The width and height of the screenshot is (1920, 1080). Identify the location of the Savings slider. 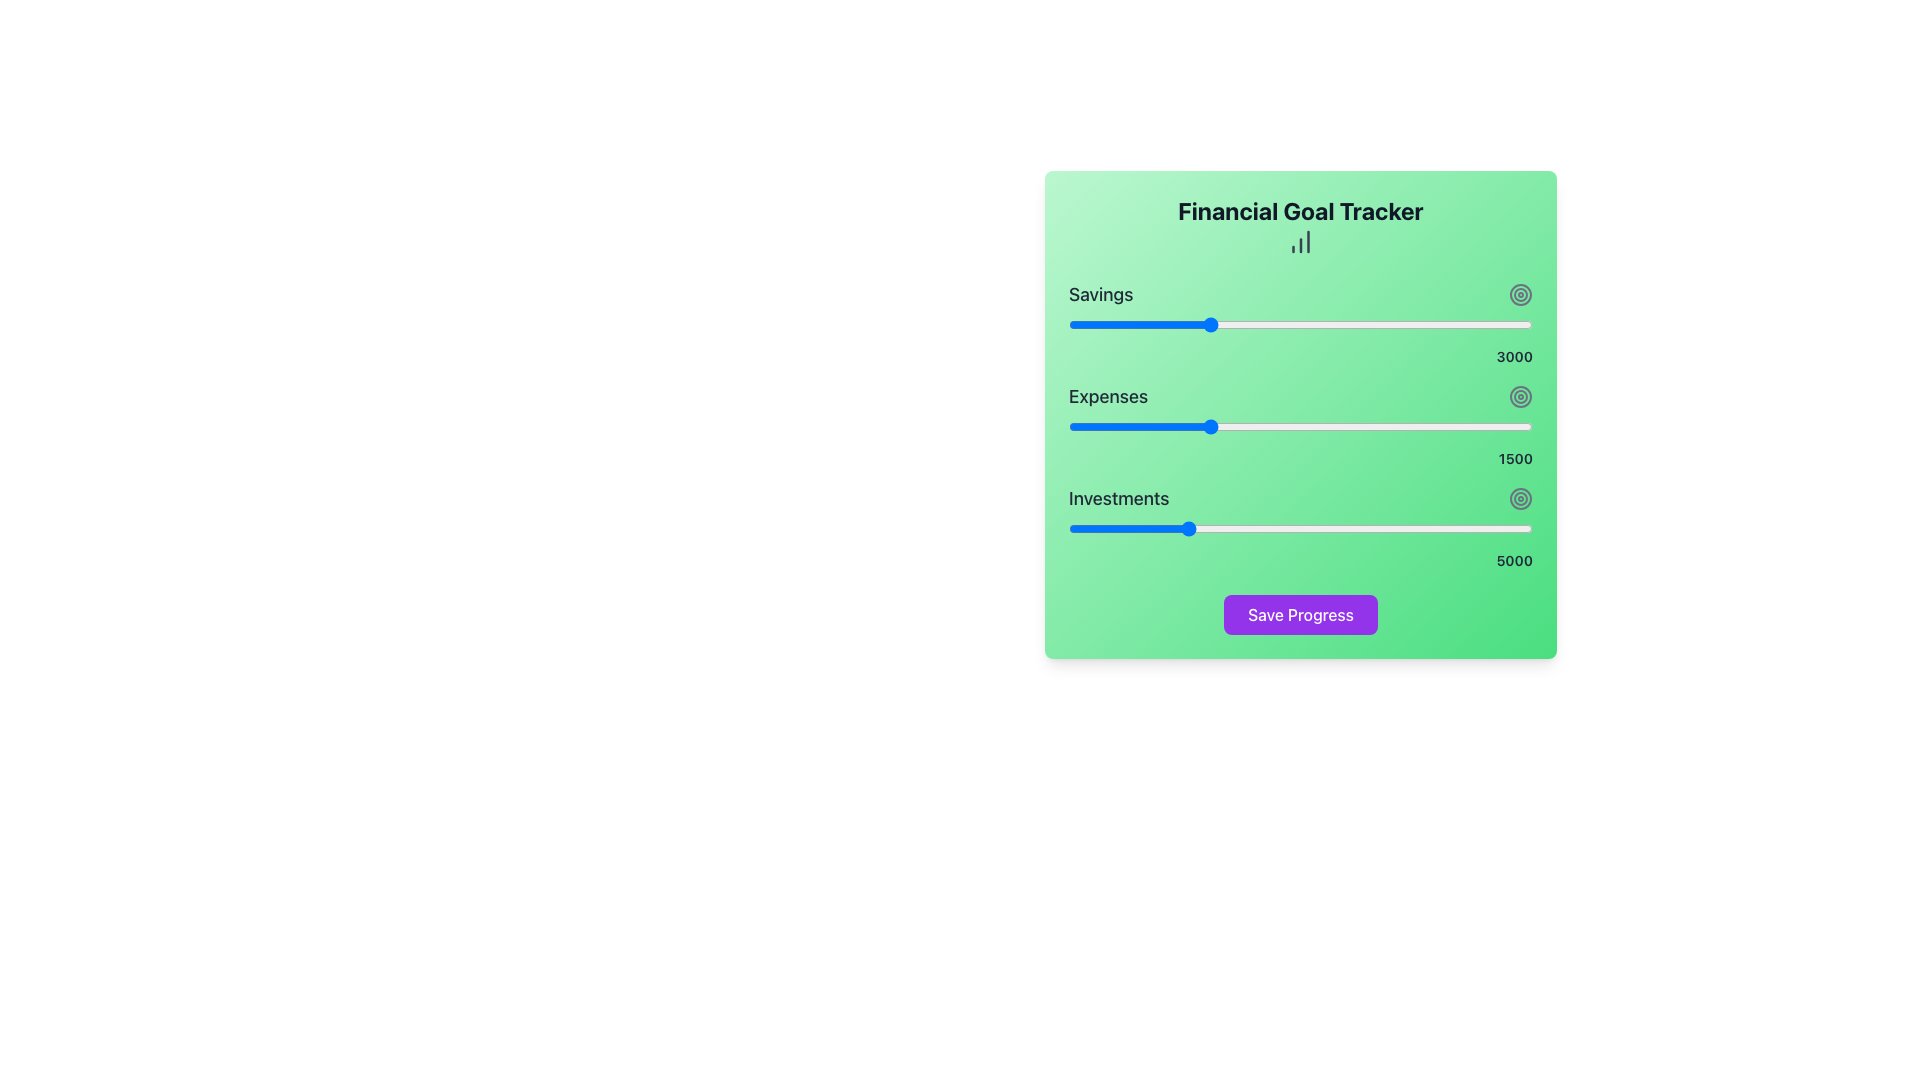
(1513, 323).